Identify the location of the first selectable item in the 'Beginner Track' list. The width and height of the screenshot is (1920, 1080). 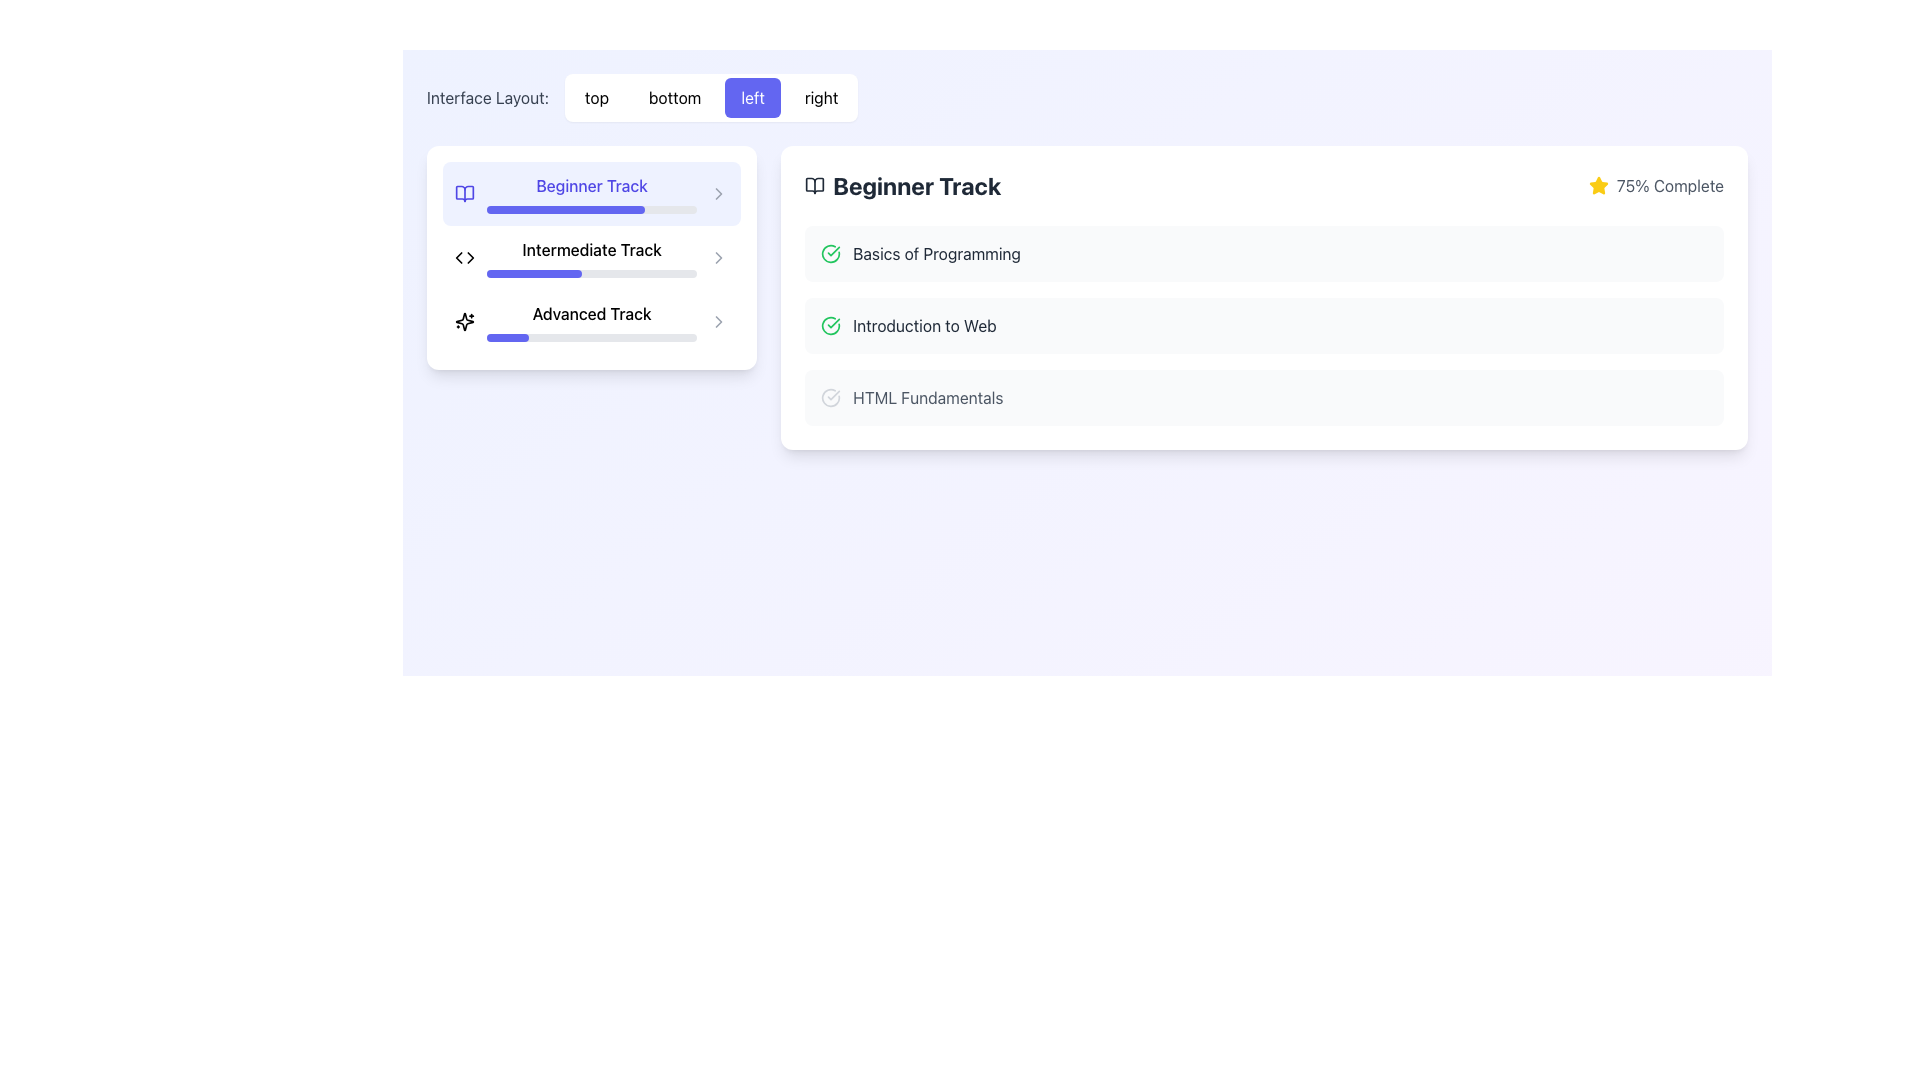
(1262, 253).